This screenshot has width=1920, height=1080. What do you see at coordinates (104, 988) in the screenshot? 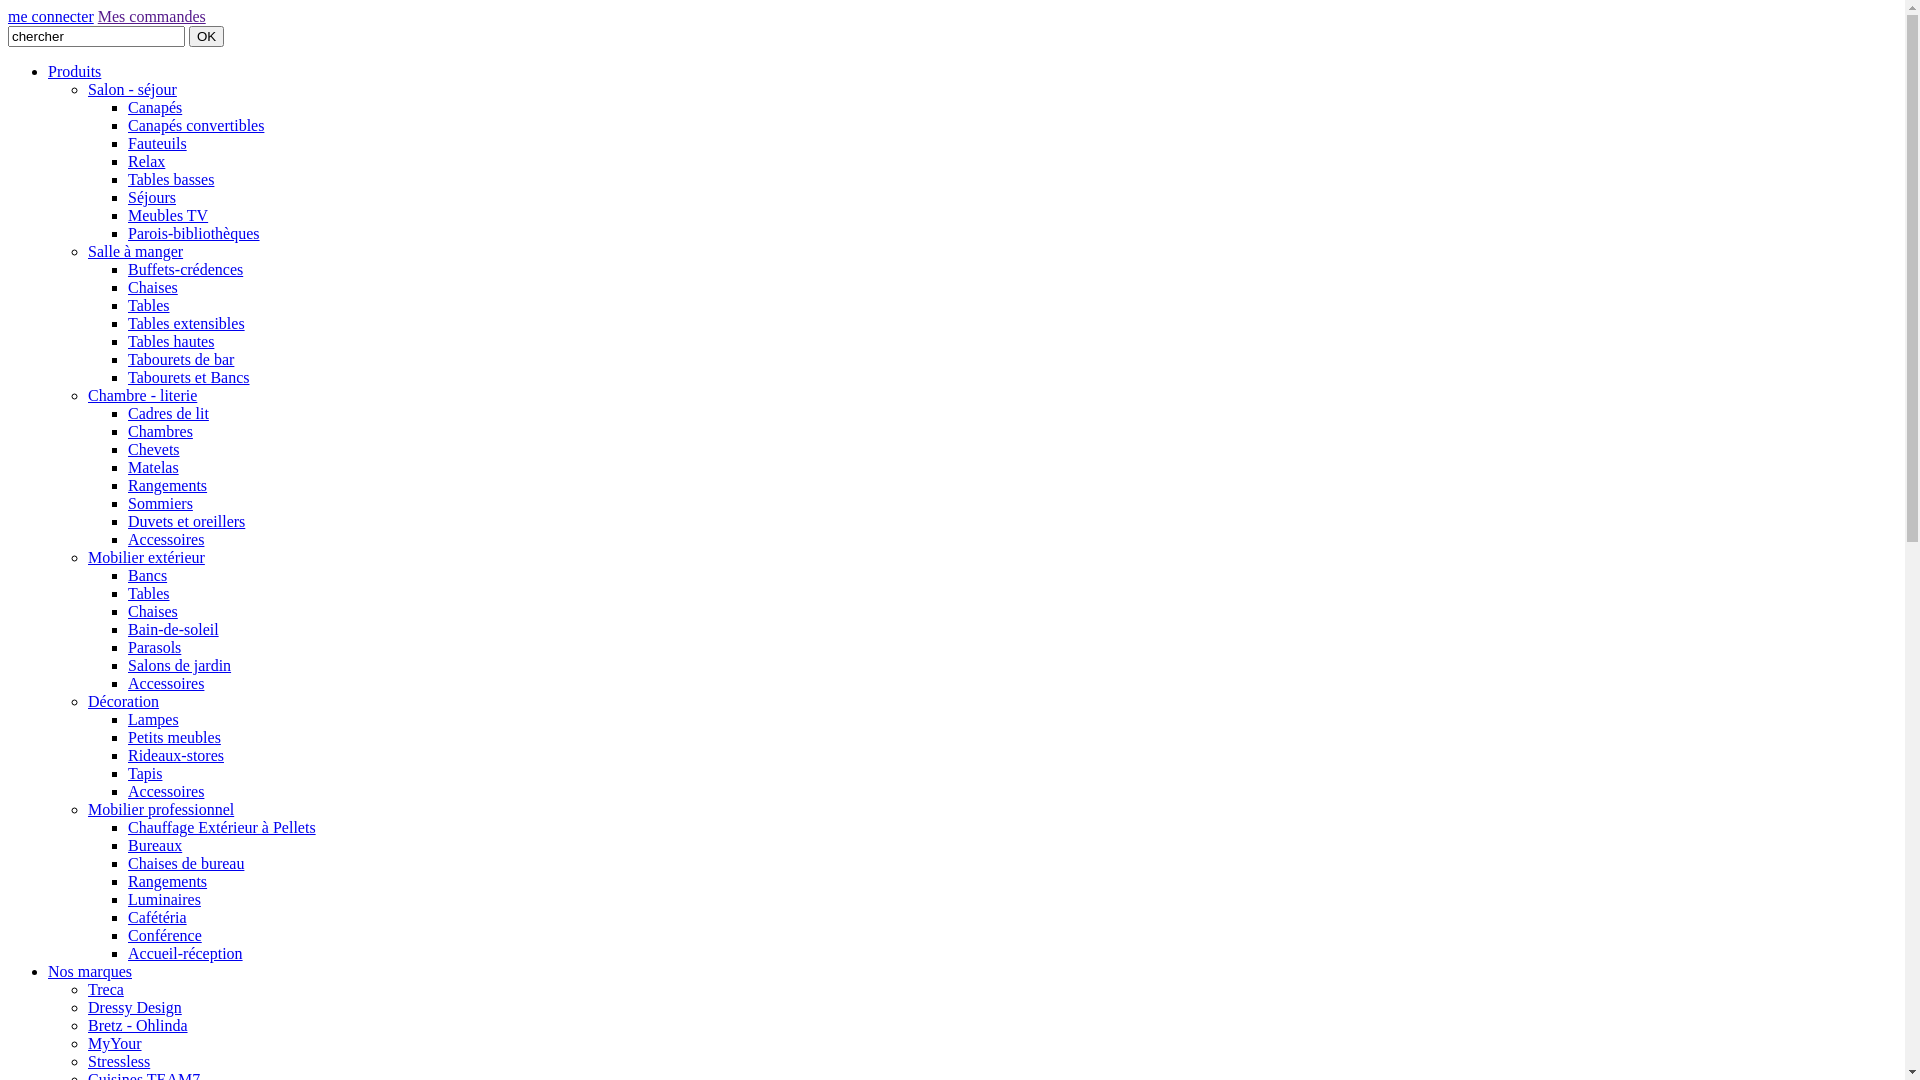
I see `'Treca'` at bounding box center [104, 988].